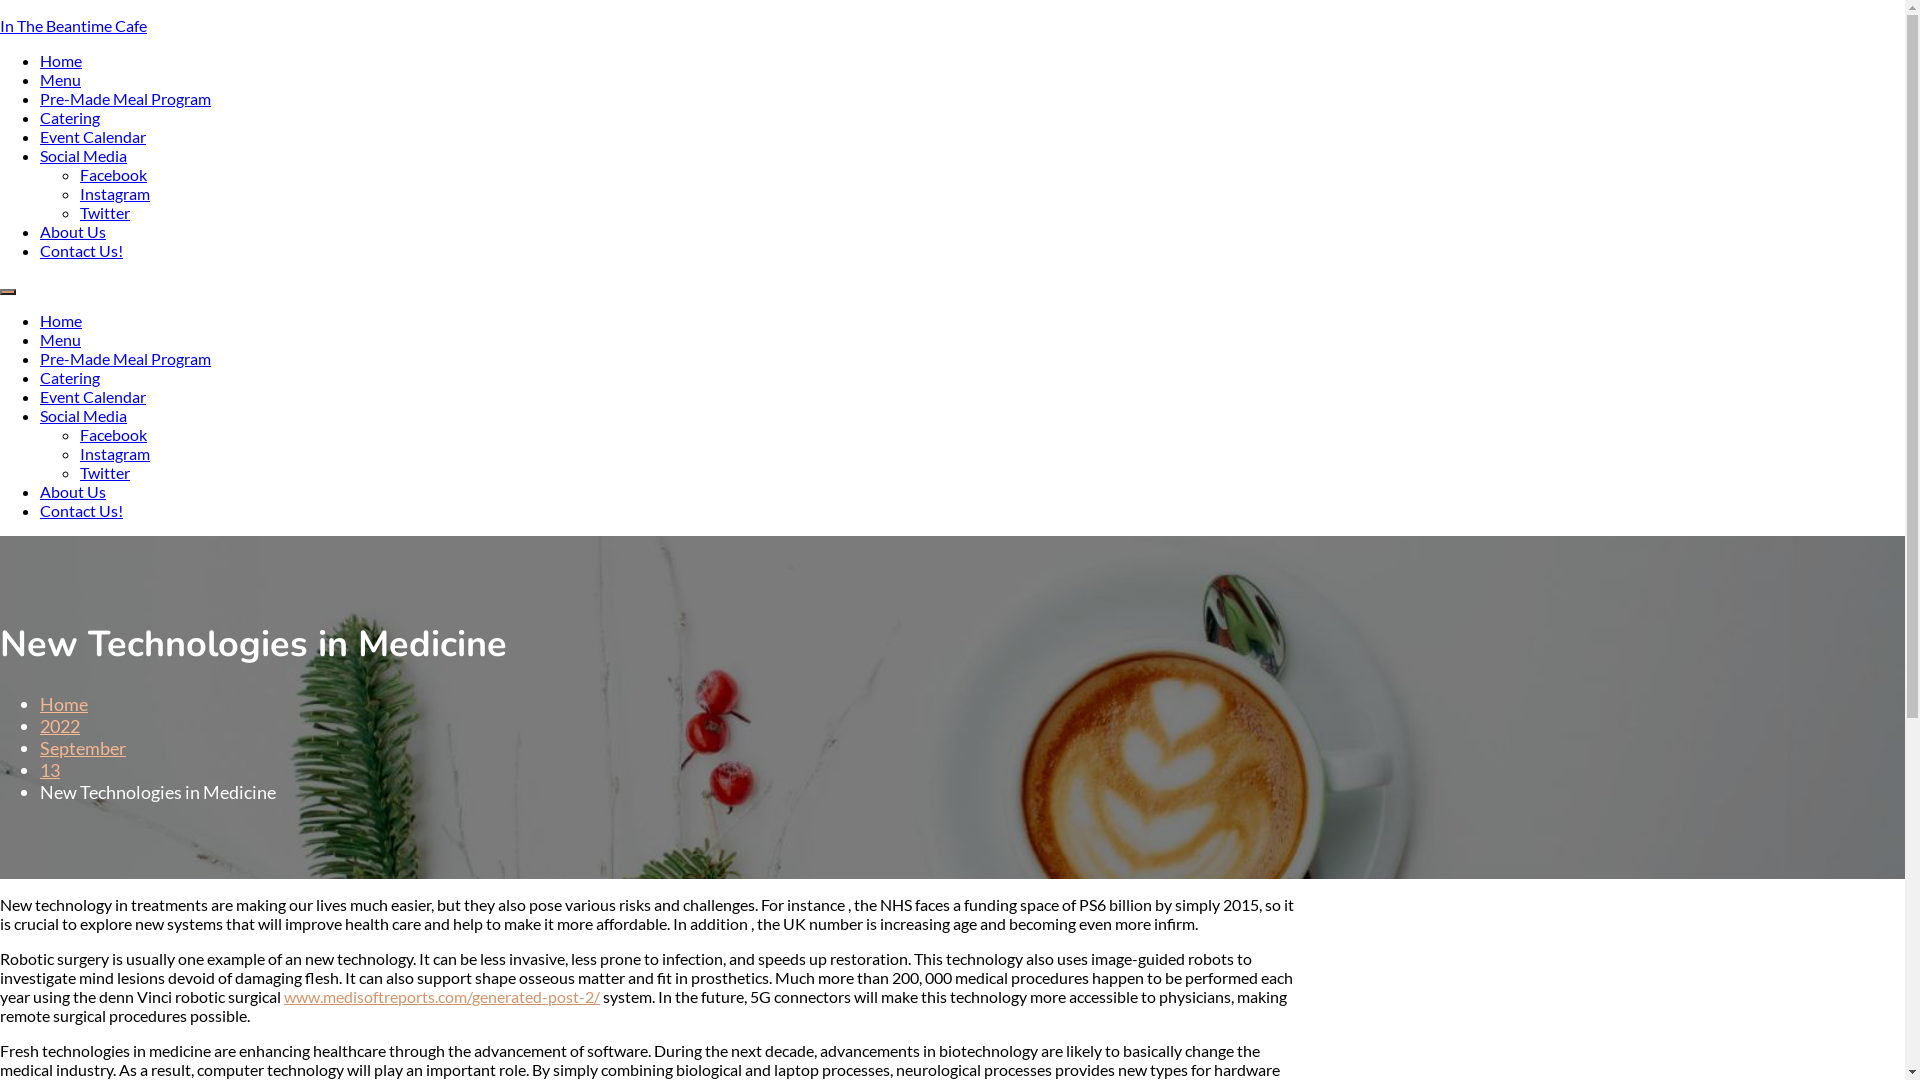  Describe the element at coordinates (80, 212) in the screenshot. I see `'Twitter'` at that location.